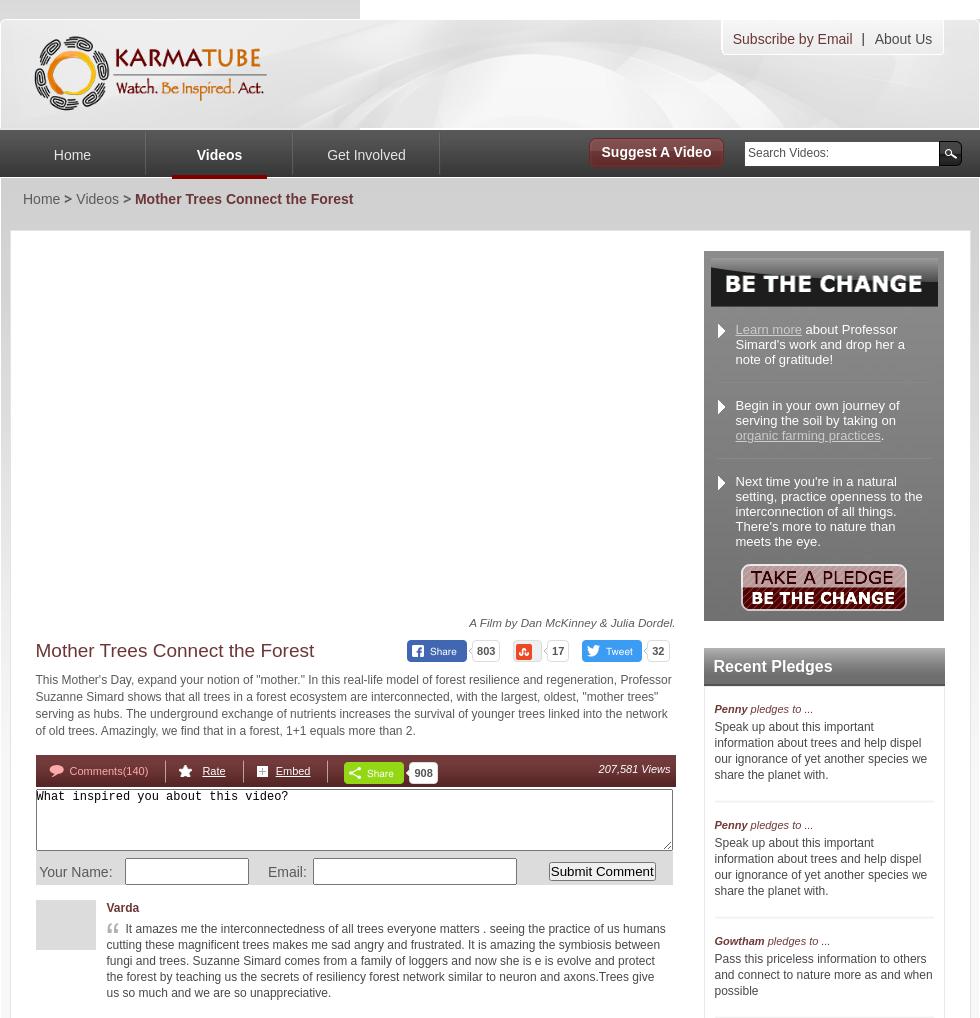 This screenshot has width=980, height=1018. What do you see at coordinates (768, 328) in the screenshot?
I see `'Learn more'` at bounding box center [768, 328].